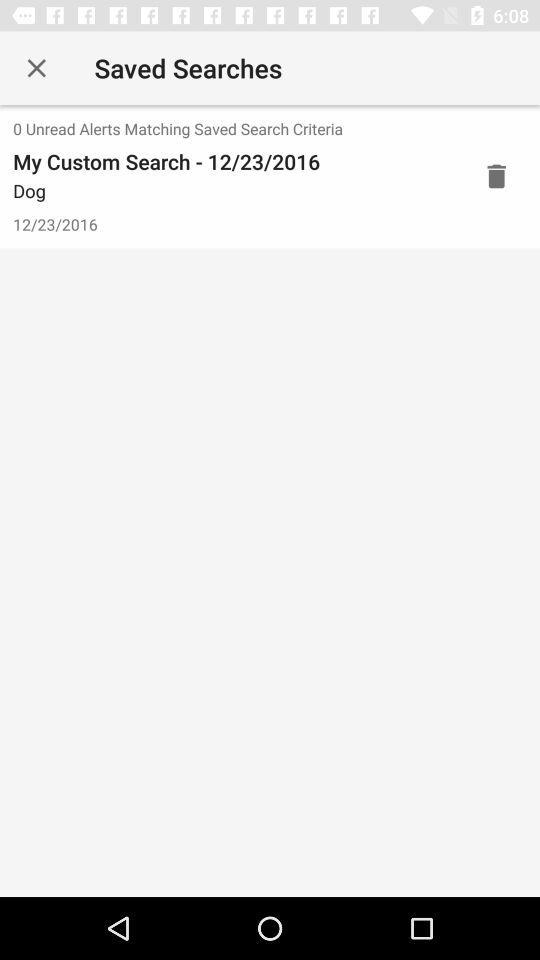 This screenshot has height=960, width=540. What do you see at coordinates (36, 68) in the screenshot?
I see `the icon to the left of the saved searches` at bounding box center [36, 68].